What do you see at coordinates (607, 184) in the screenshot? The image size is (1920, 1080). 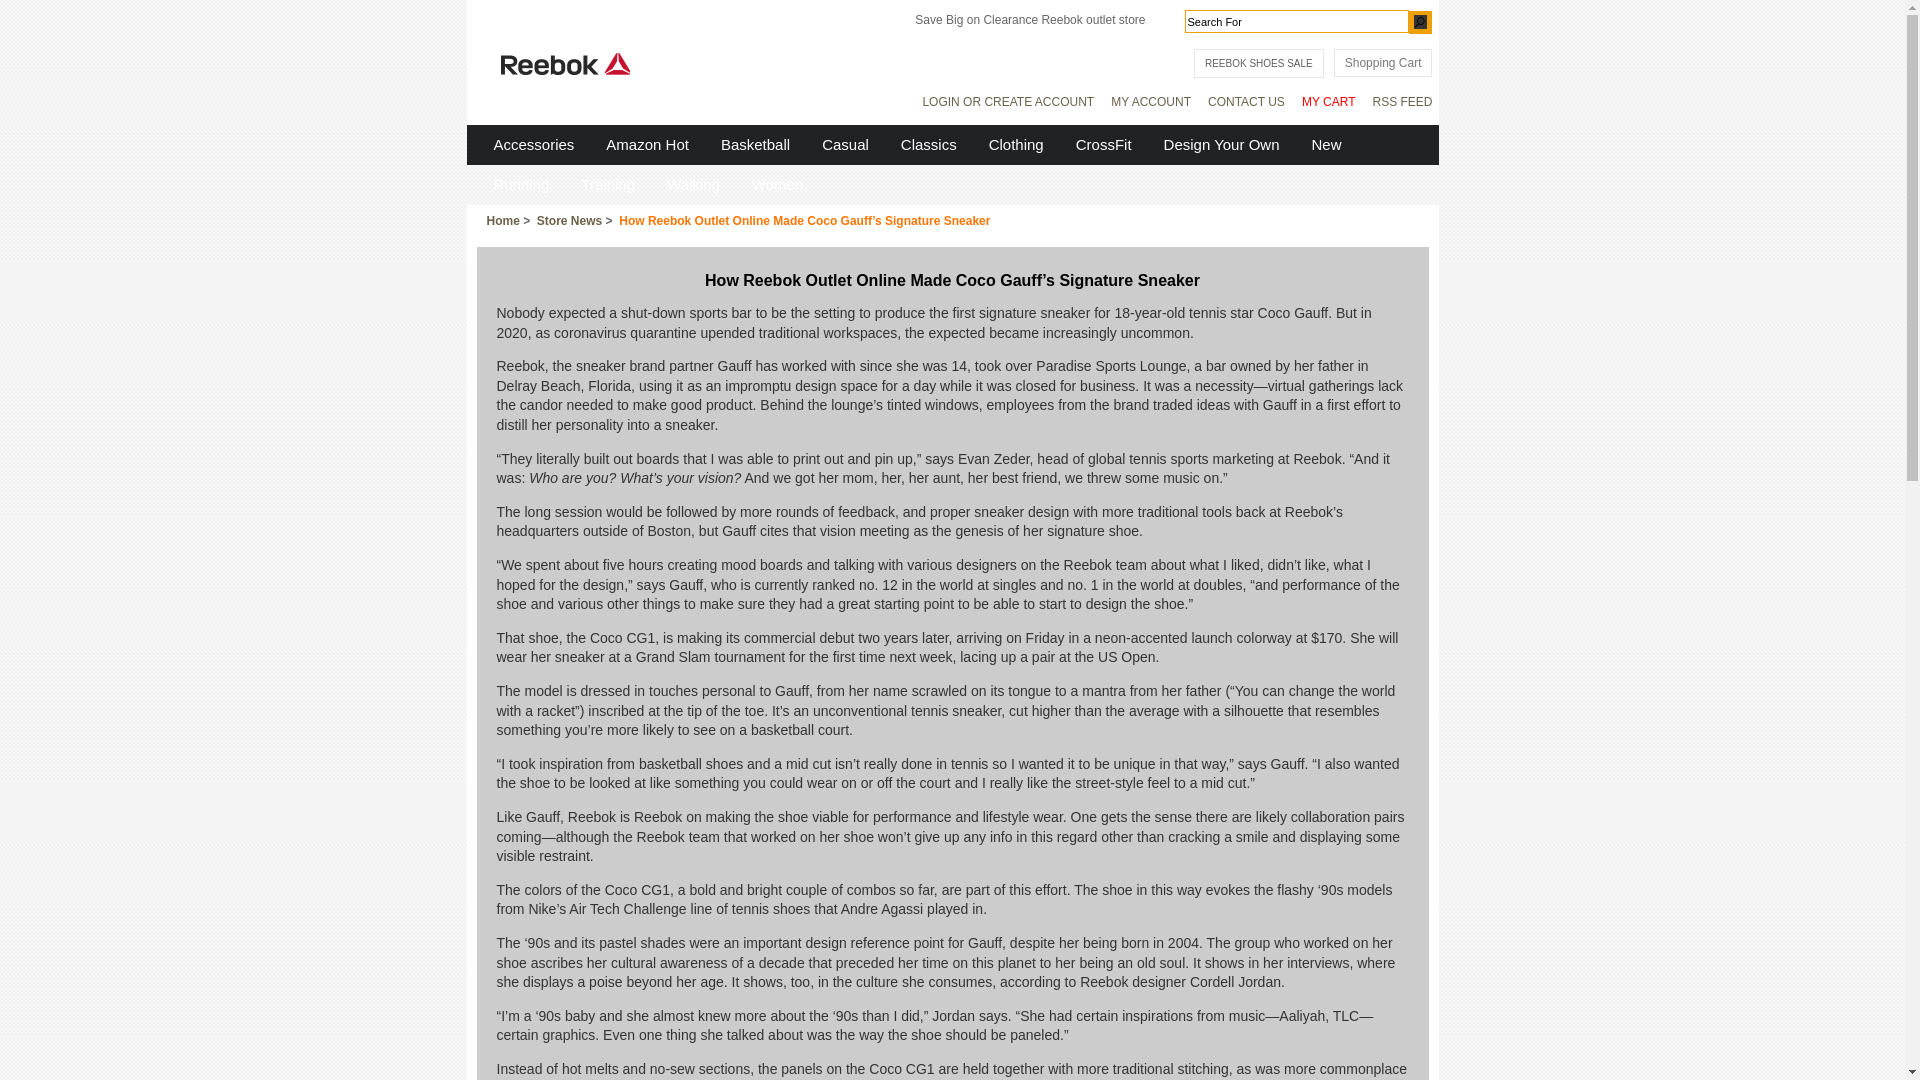 I see `'Training'` at bounding box center [607, 184].